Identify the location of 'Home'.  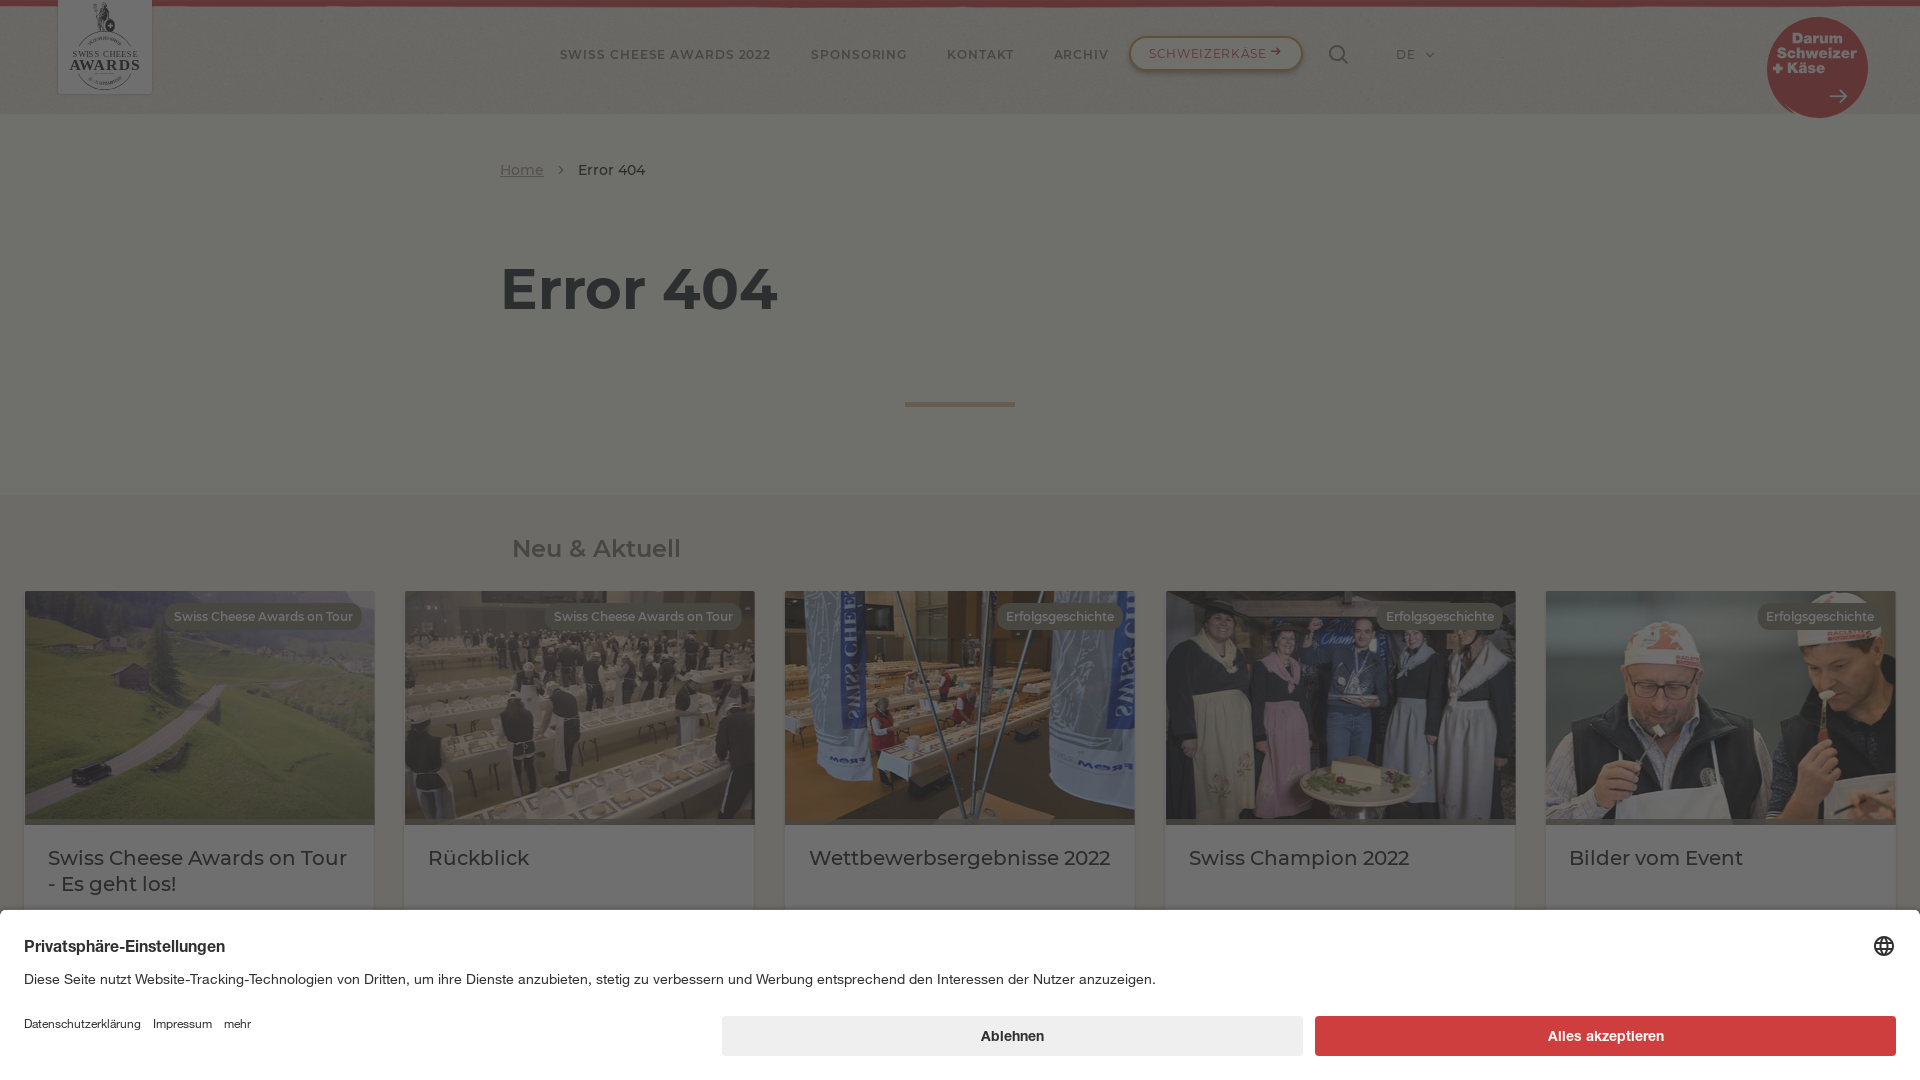
(499, 168).